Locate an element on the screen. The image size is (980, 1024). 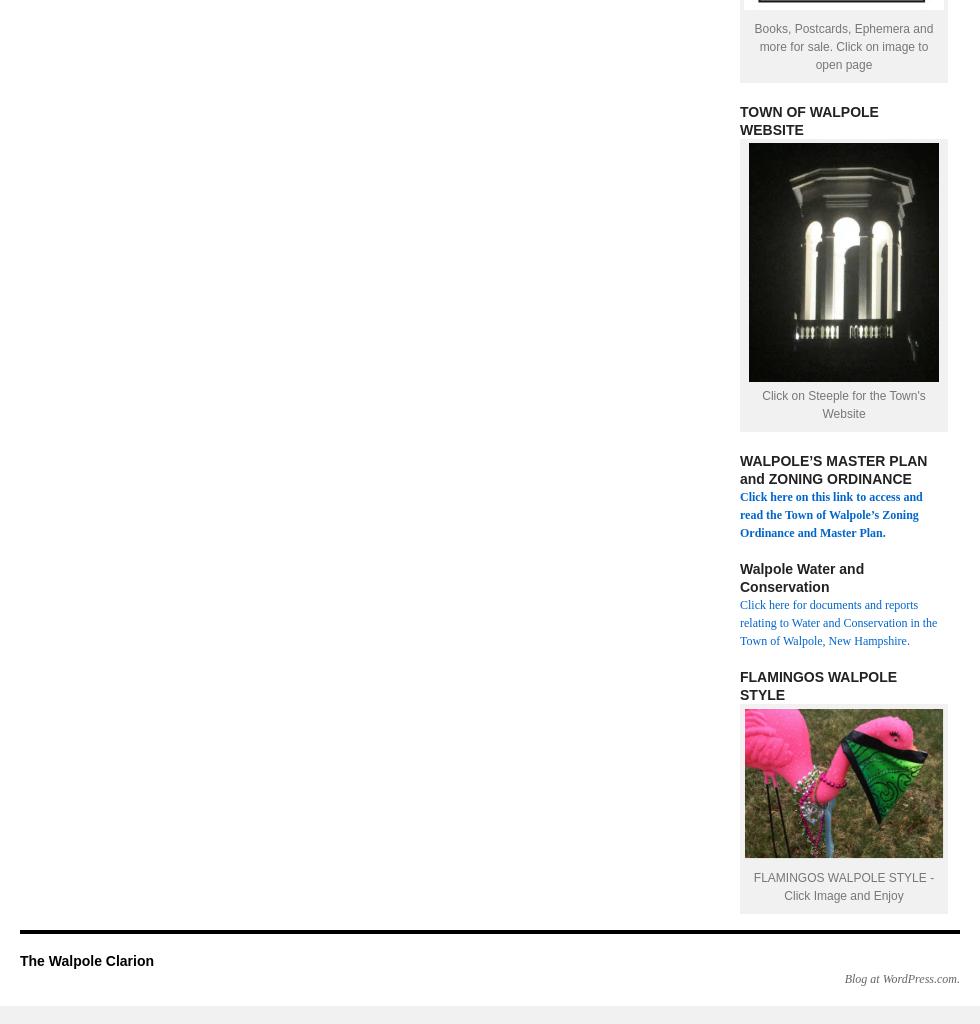
'Click on Steeple for the Town's Website' is located at coordinates (843, 403).